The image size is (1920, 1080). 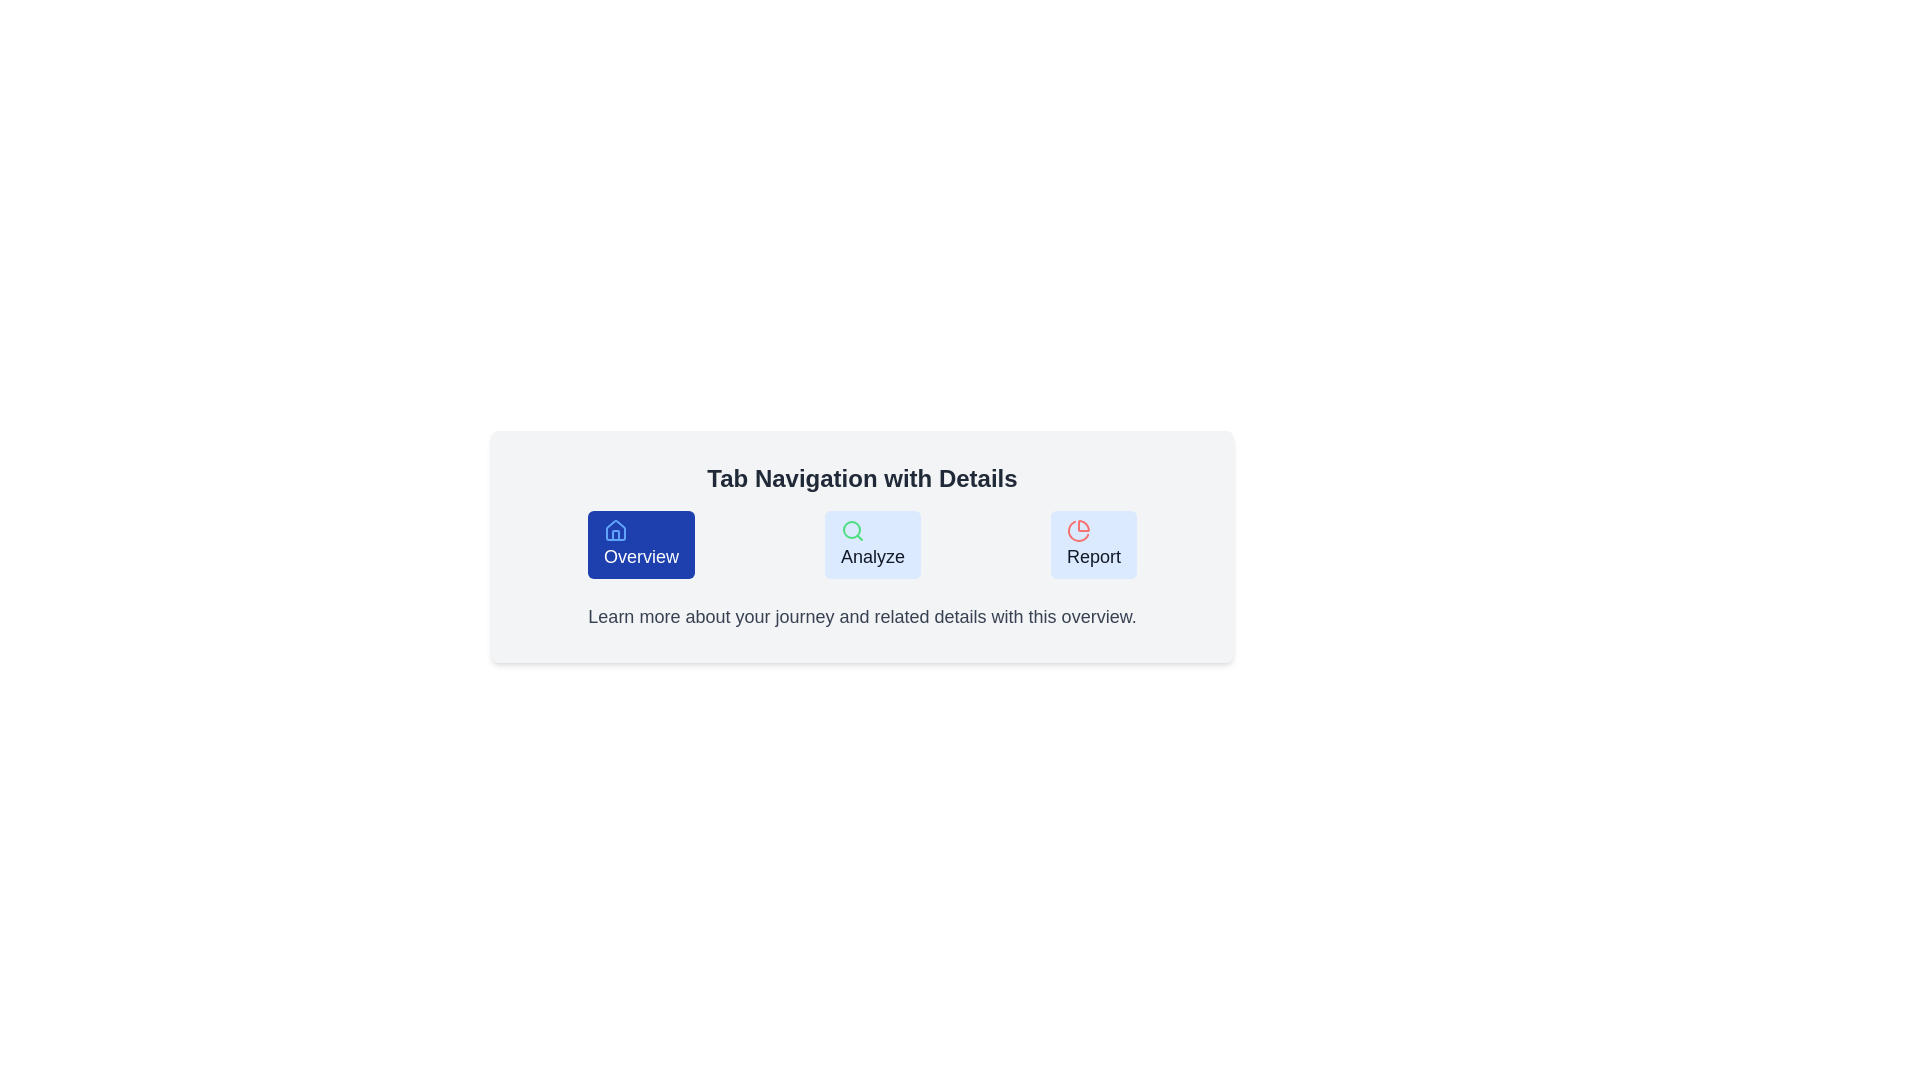 I want to click on the Analyze tab, so click(x=873, y=544).